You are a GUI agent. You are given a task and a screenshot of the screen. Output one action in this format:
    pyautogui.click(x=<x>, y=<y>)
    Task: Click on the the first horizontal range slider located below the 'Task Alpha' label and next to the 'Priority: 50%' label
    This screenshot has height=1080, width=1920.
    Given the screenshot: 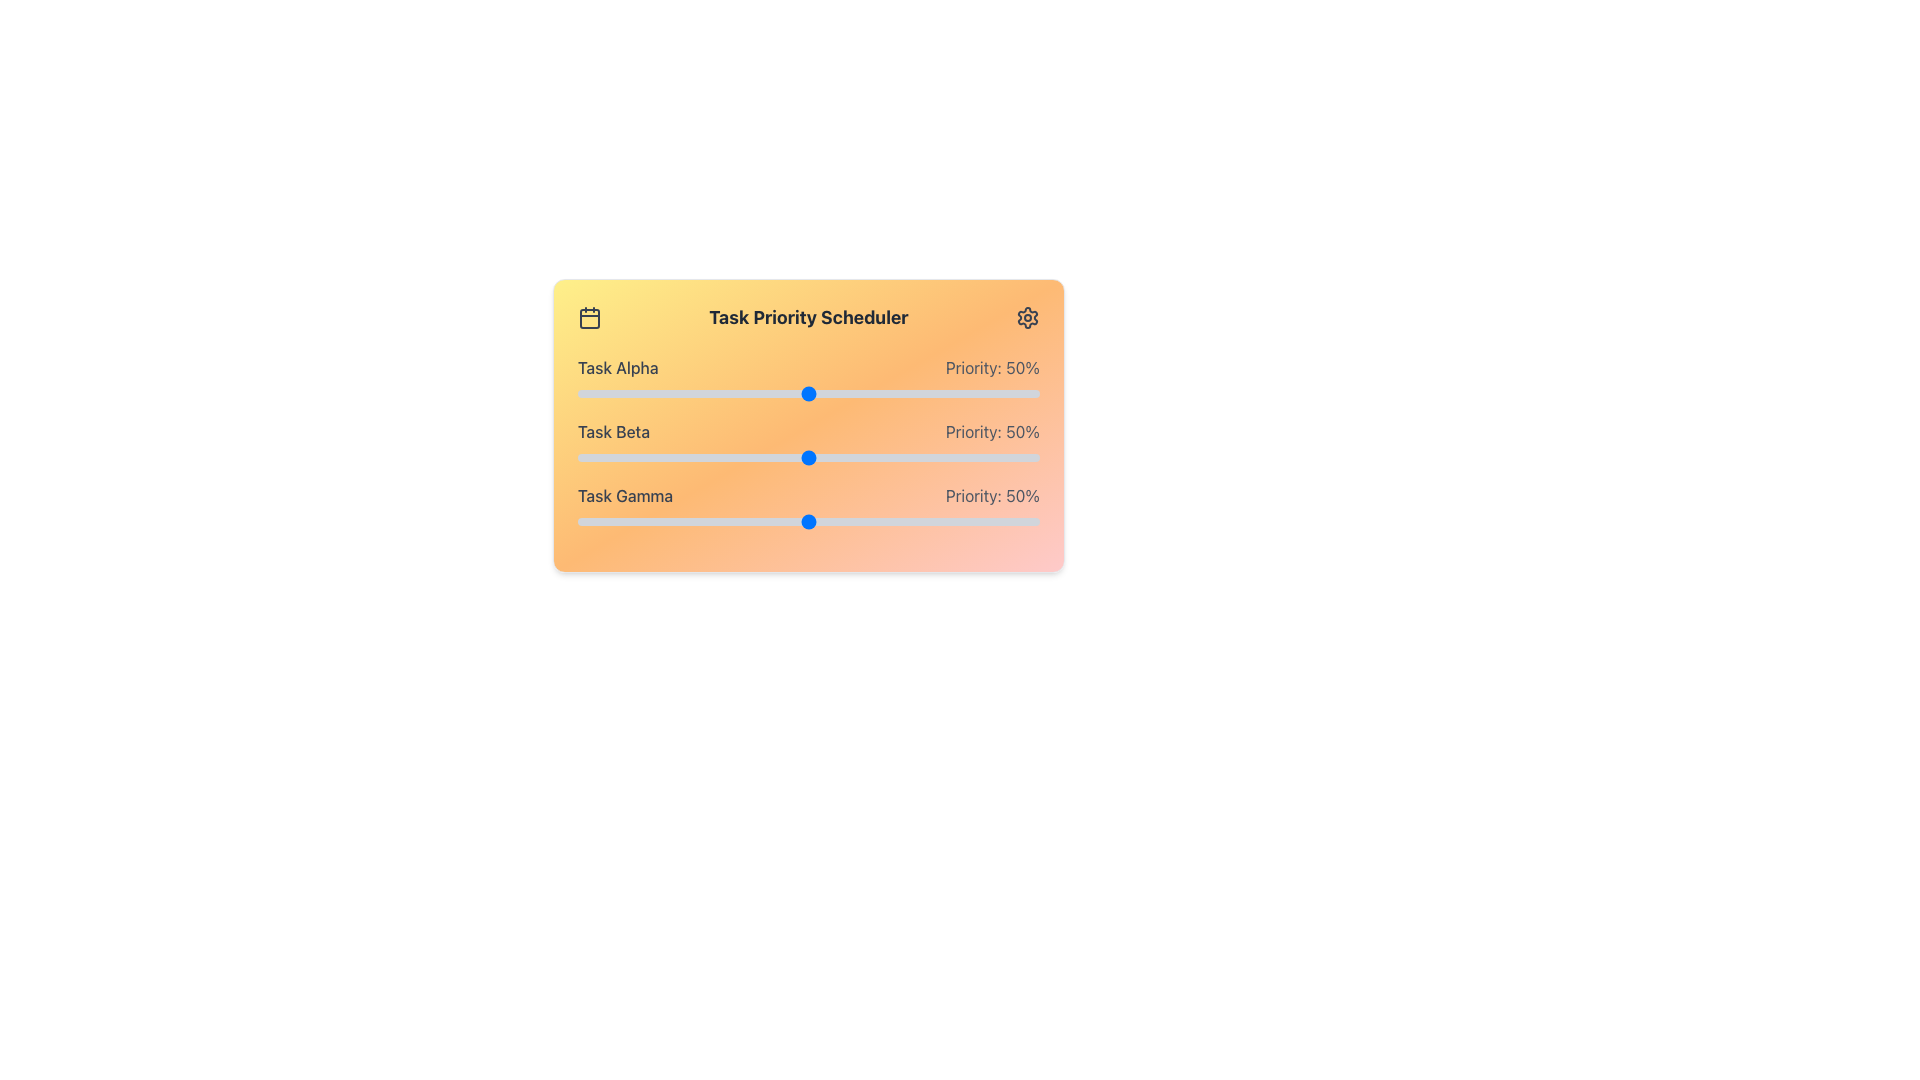 What is the action you would take?
    pyautogui.click(x=809, y=393)
    